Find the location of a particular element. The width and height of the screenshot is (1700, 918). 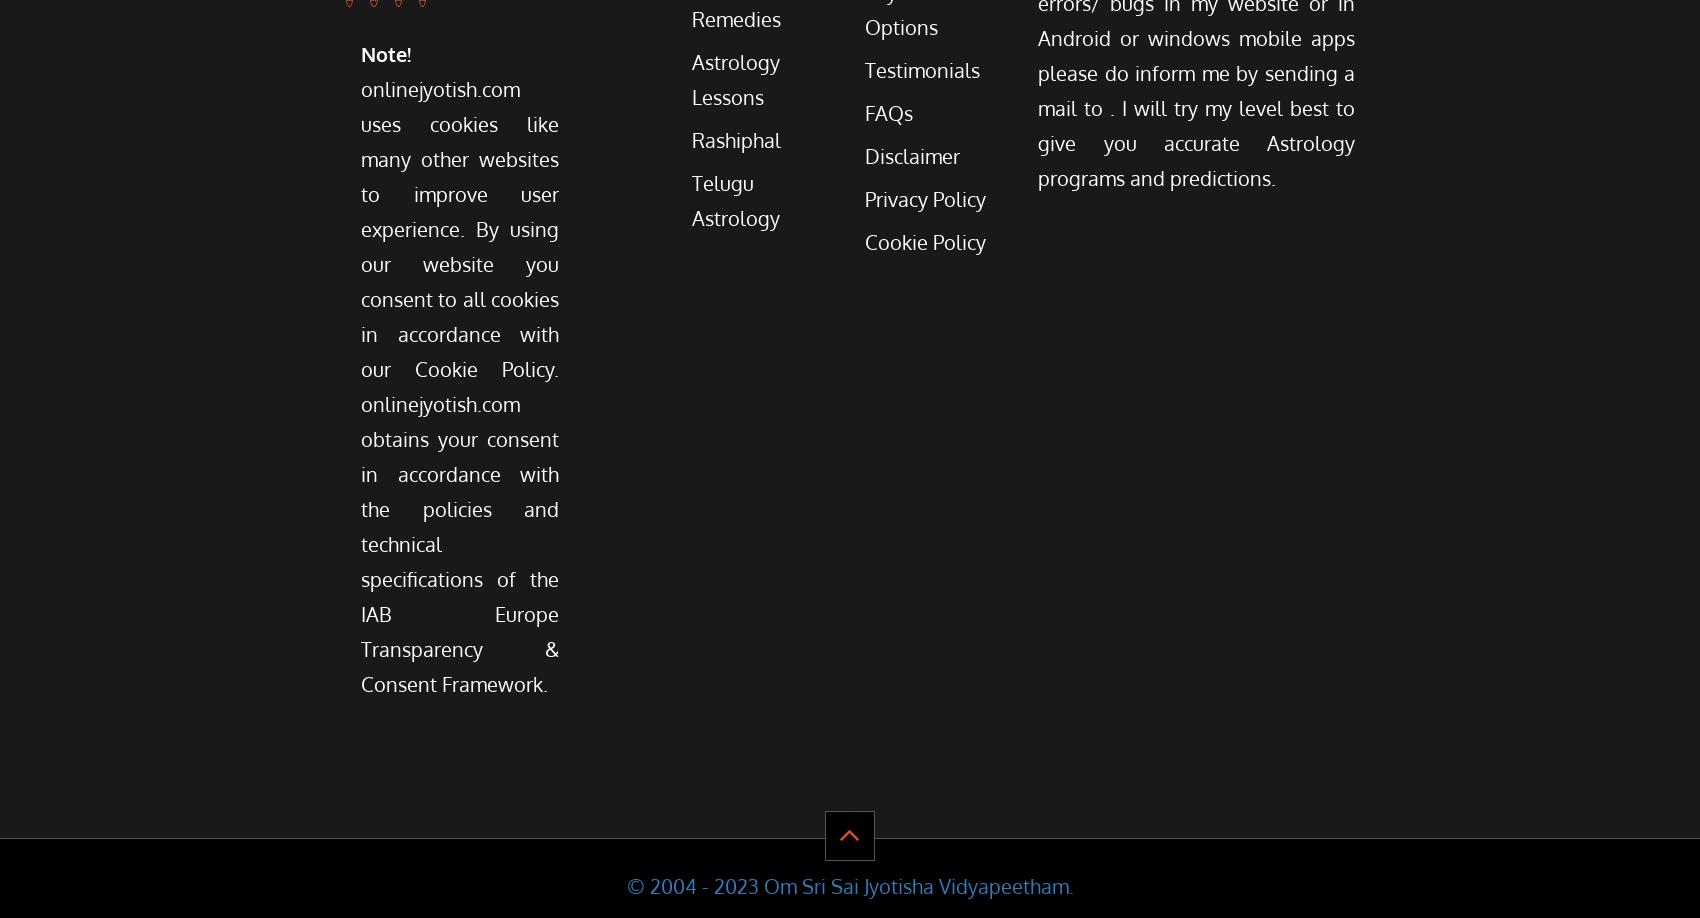

'© 2004 - 2023 Om Sri Sai Jyotisha Vidyapeetham.' is located at coordinates (624, 884).